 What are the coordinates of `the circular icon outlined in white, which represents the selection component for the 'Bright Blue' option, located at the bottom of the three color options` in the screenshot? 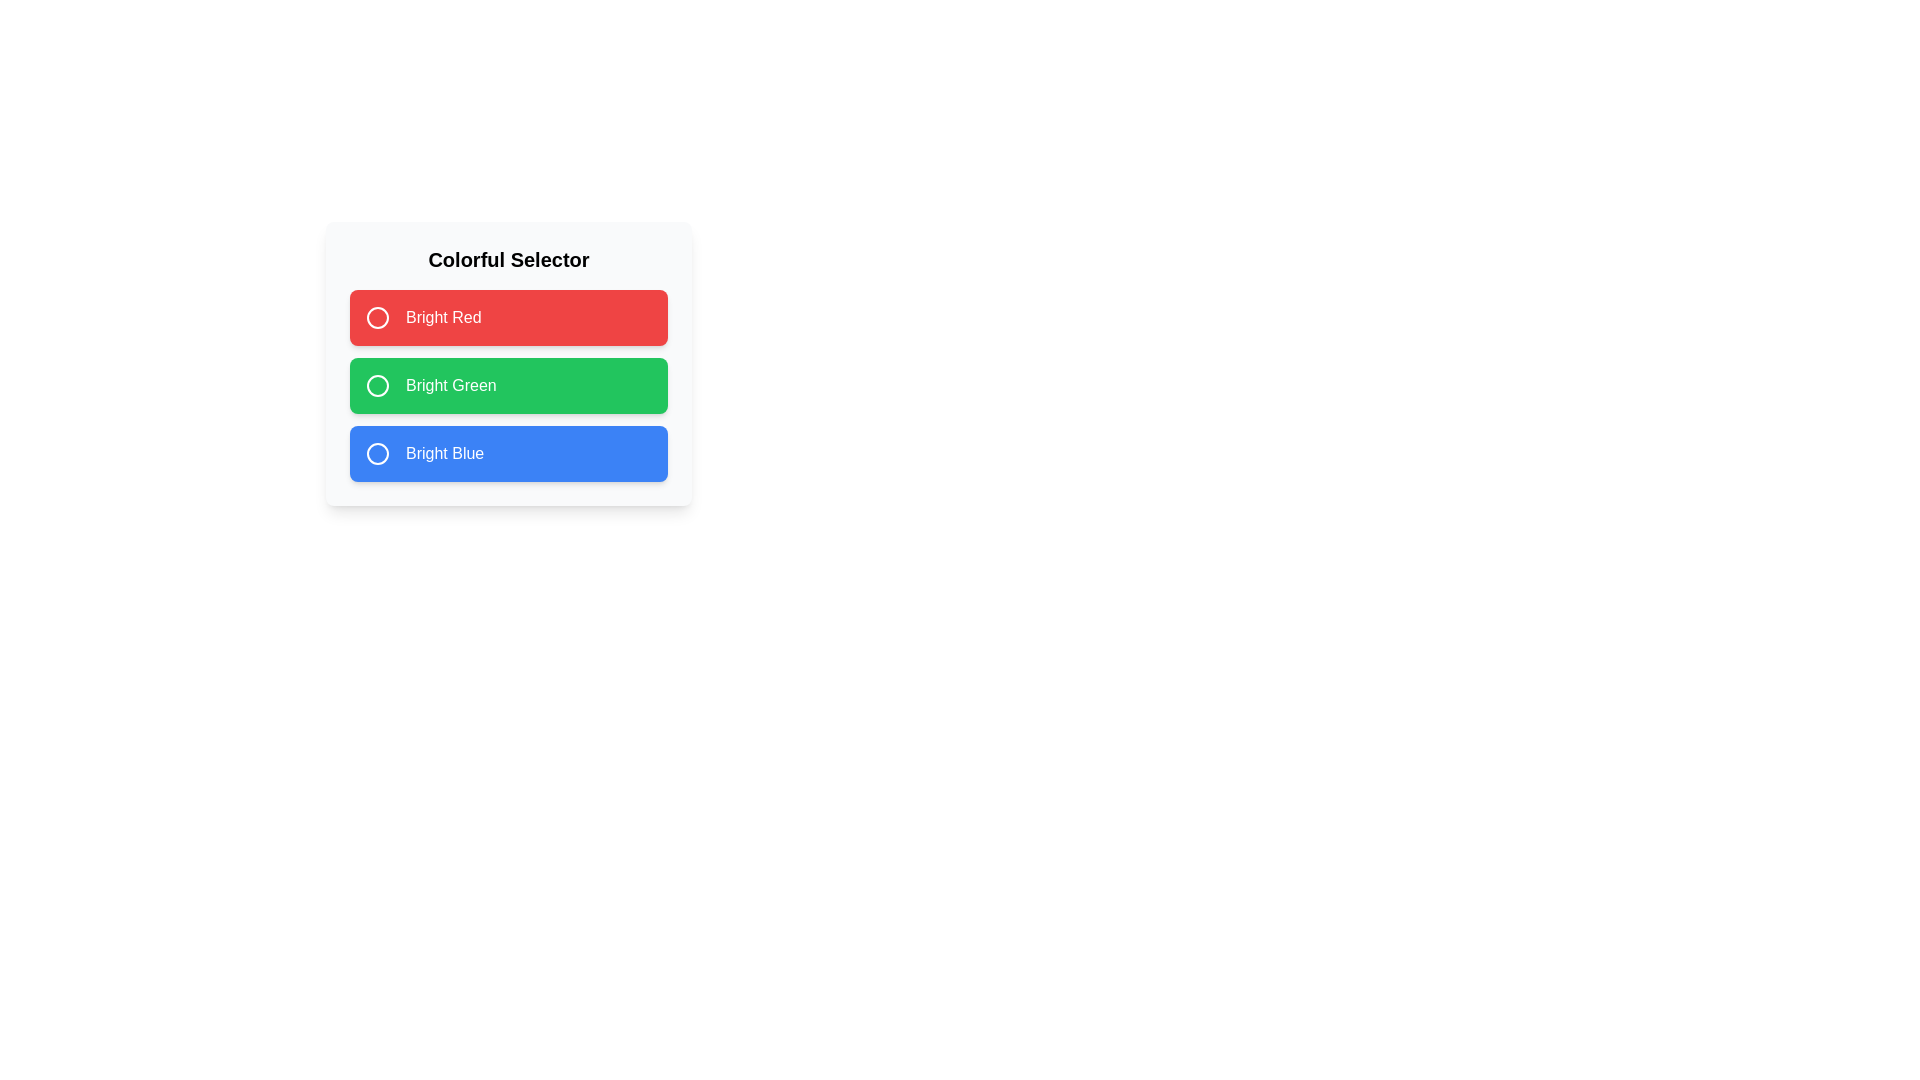 It's located at (378, 454).